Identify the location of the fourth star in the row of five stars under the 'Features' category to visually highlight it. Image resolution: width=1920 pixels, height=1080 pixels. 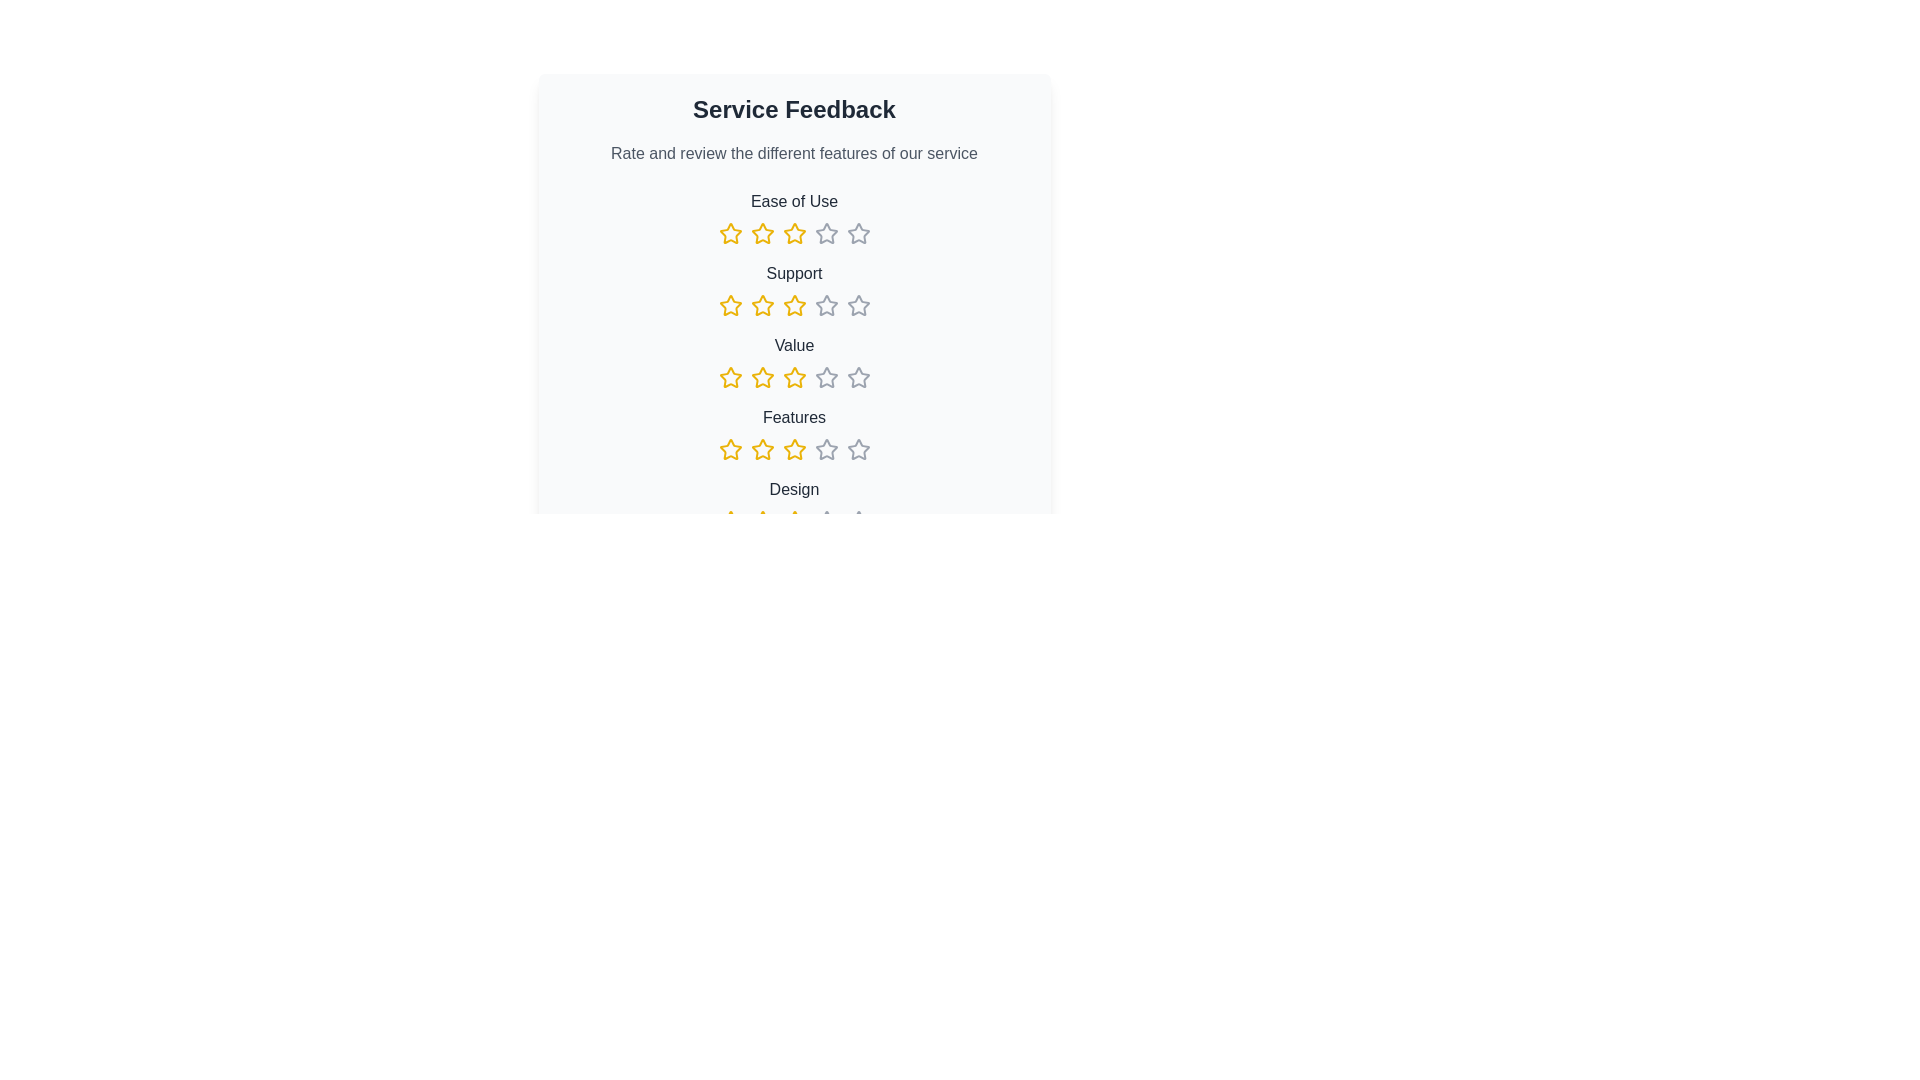
(729, 448).